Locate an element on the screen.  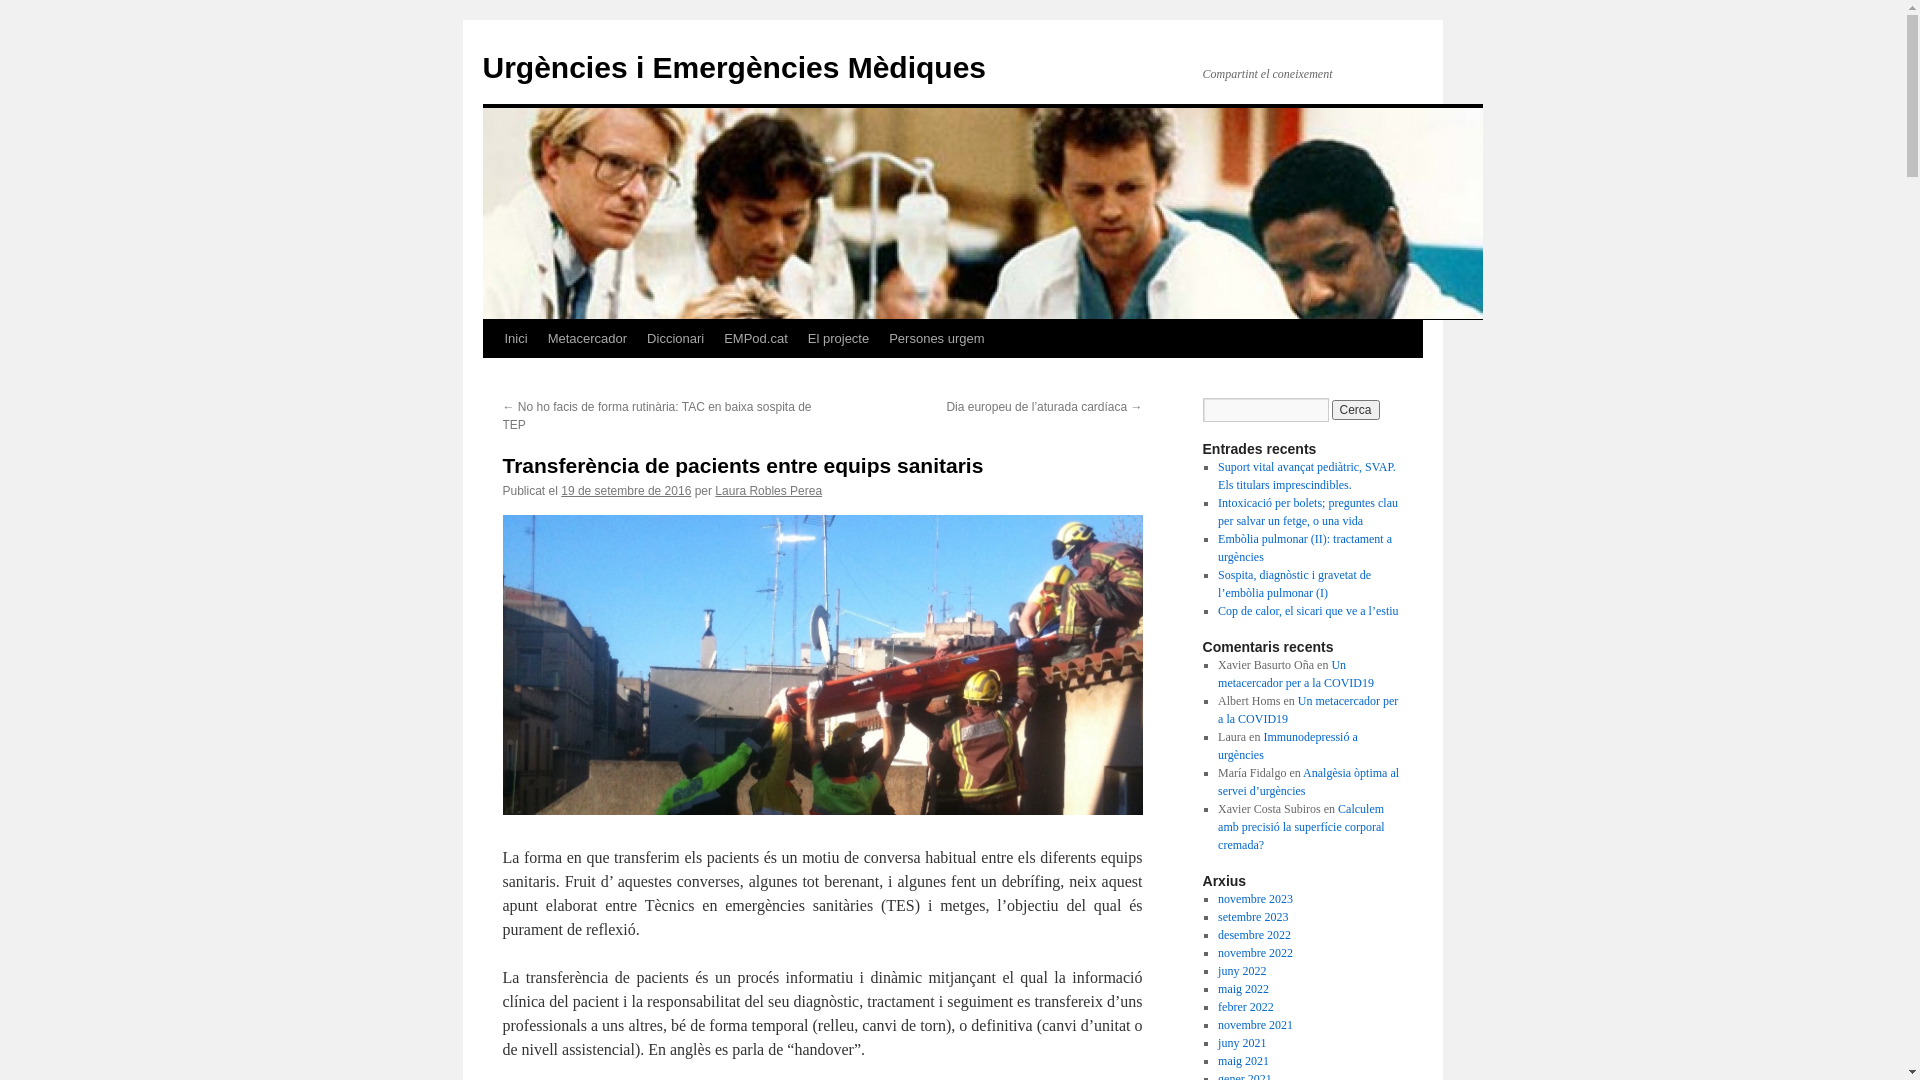
'Diccionari' is located at coordinates (675, 338).